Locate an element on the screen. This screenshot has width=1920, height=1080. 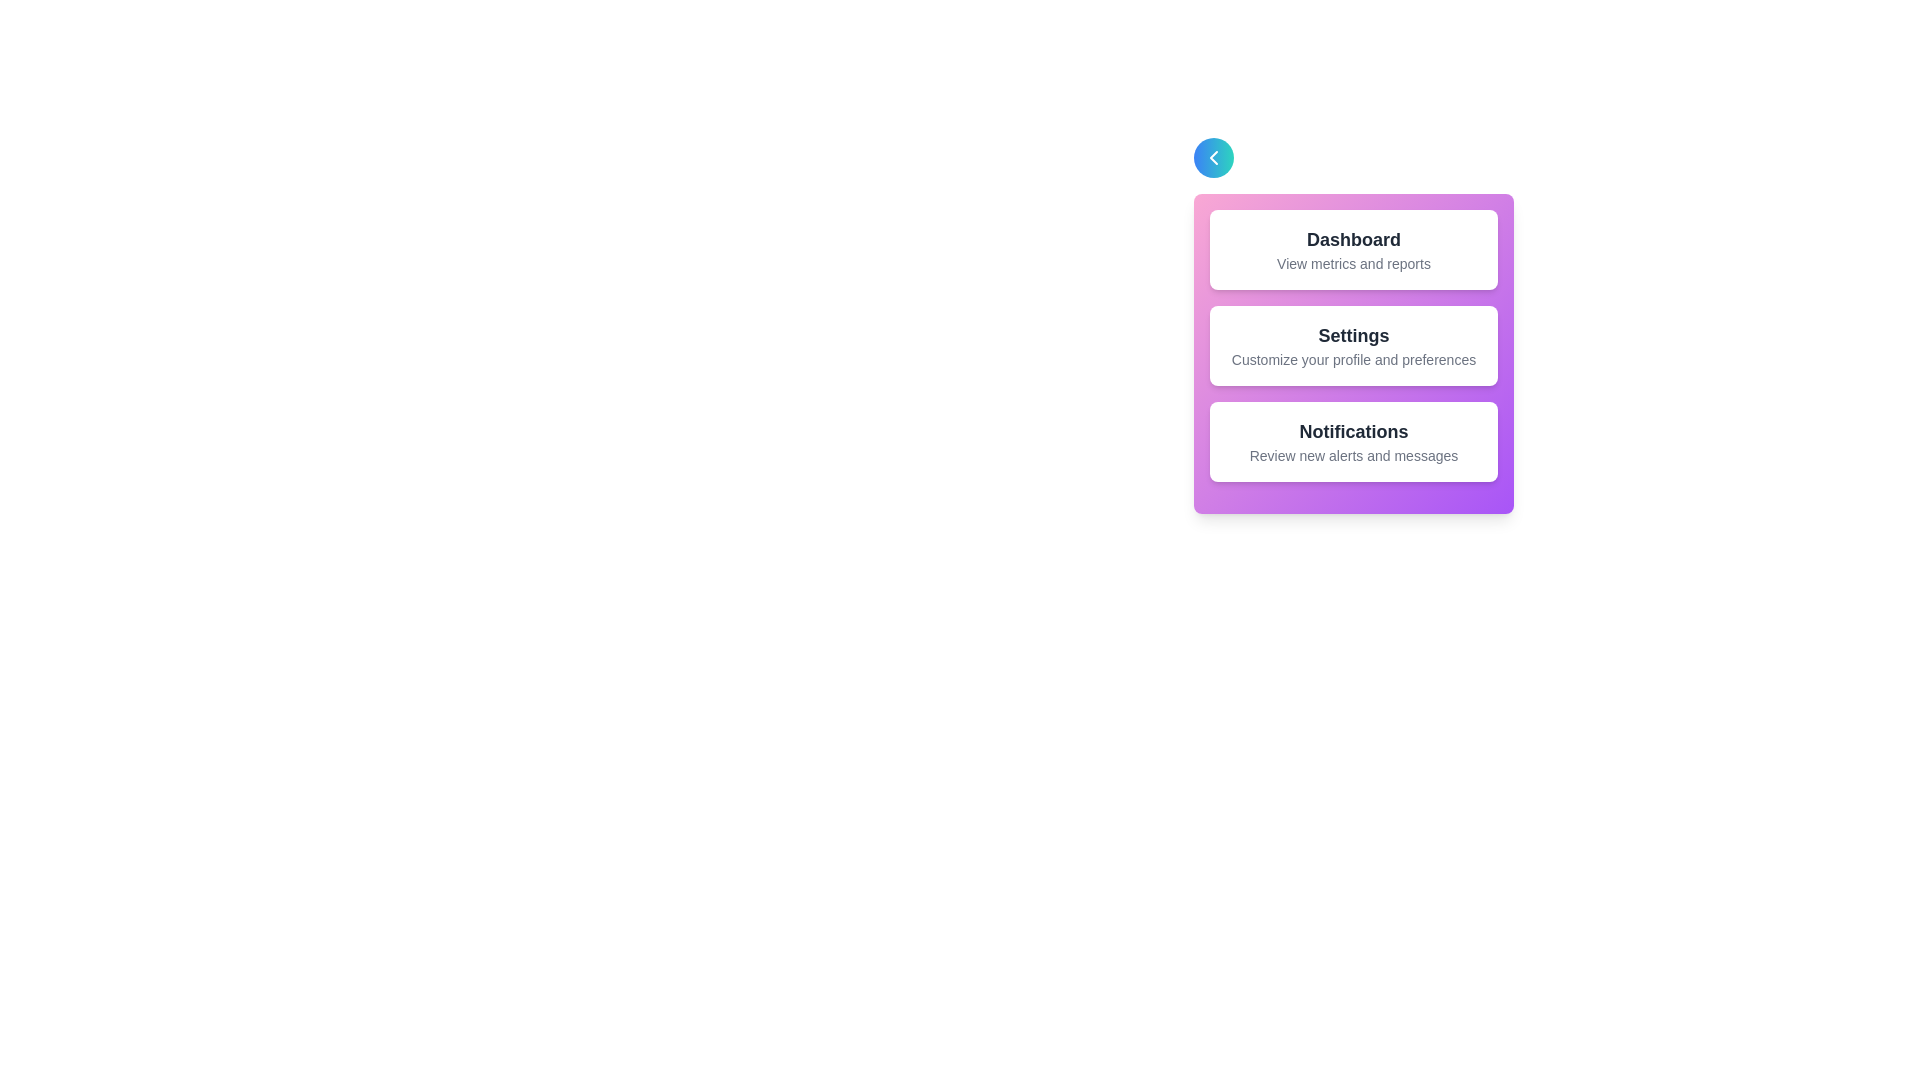
the Settings section to focus on it is located at coordinates (1353, 345).